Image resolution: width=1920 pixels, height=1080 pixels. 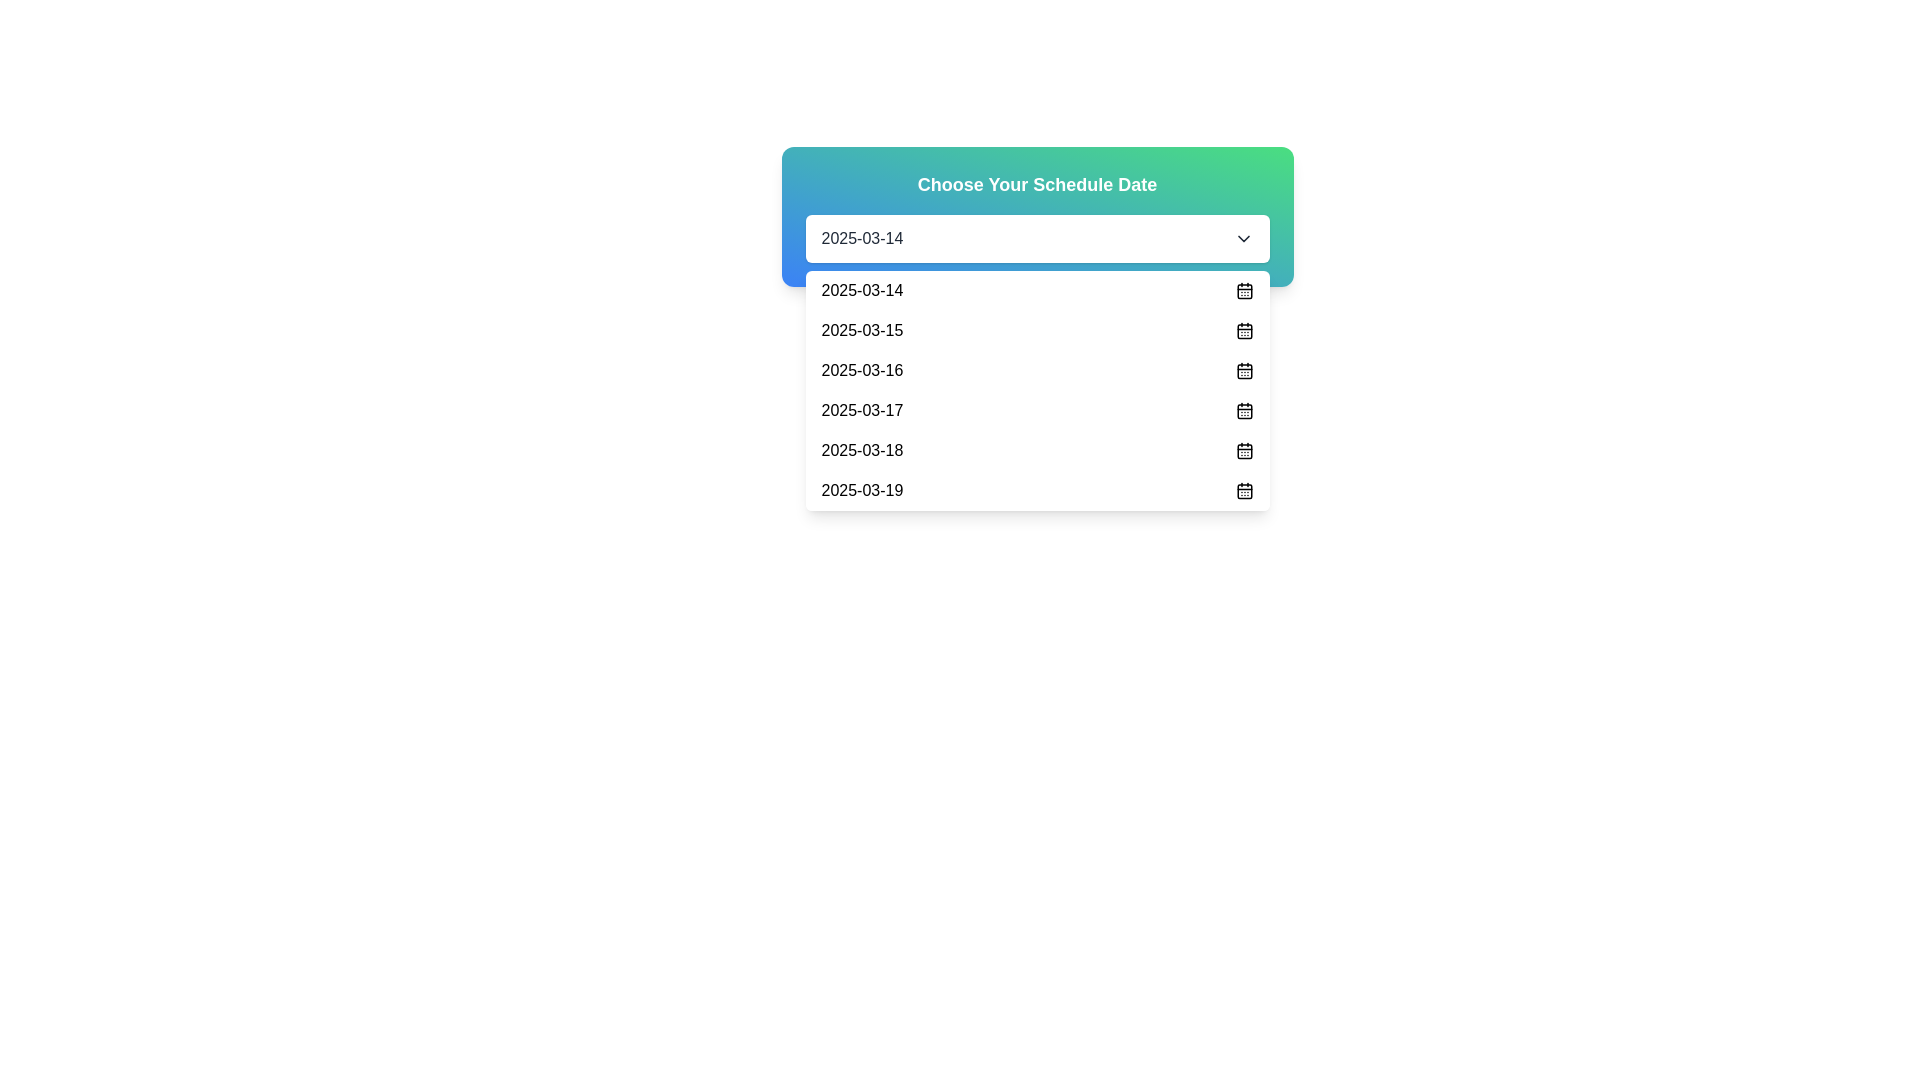 What do you see at coordinates (1243, 291) in the screenshot?
I see `the calendar icon located to the right of the date '2025-03-14' in the dropdown list` at bounding box center [1243, 291].